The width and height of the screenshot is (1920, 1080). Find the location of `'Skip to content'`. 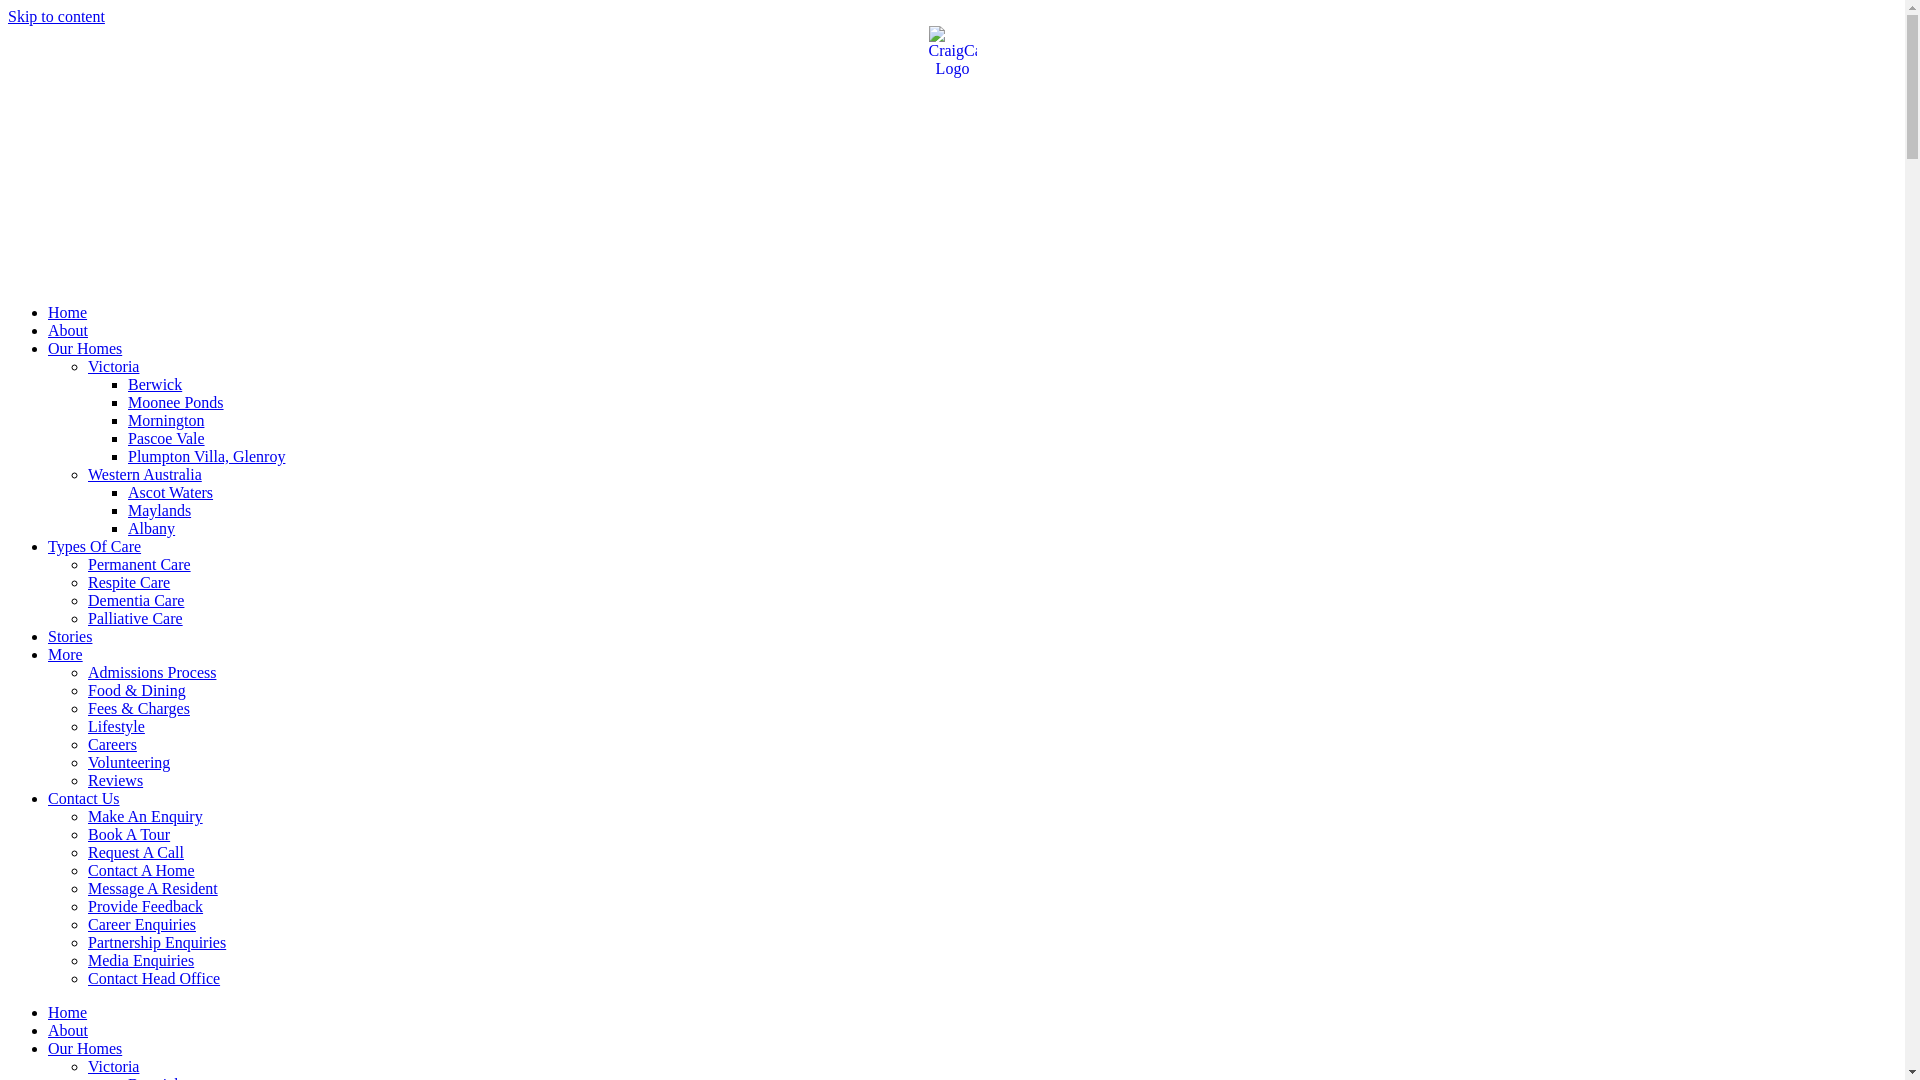

'Skip to content' is located at coordinates (56, 16).